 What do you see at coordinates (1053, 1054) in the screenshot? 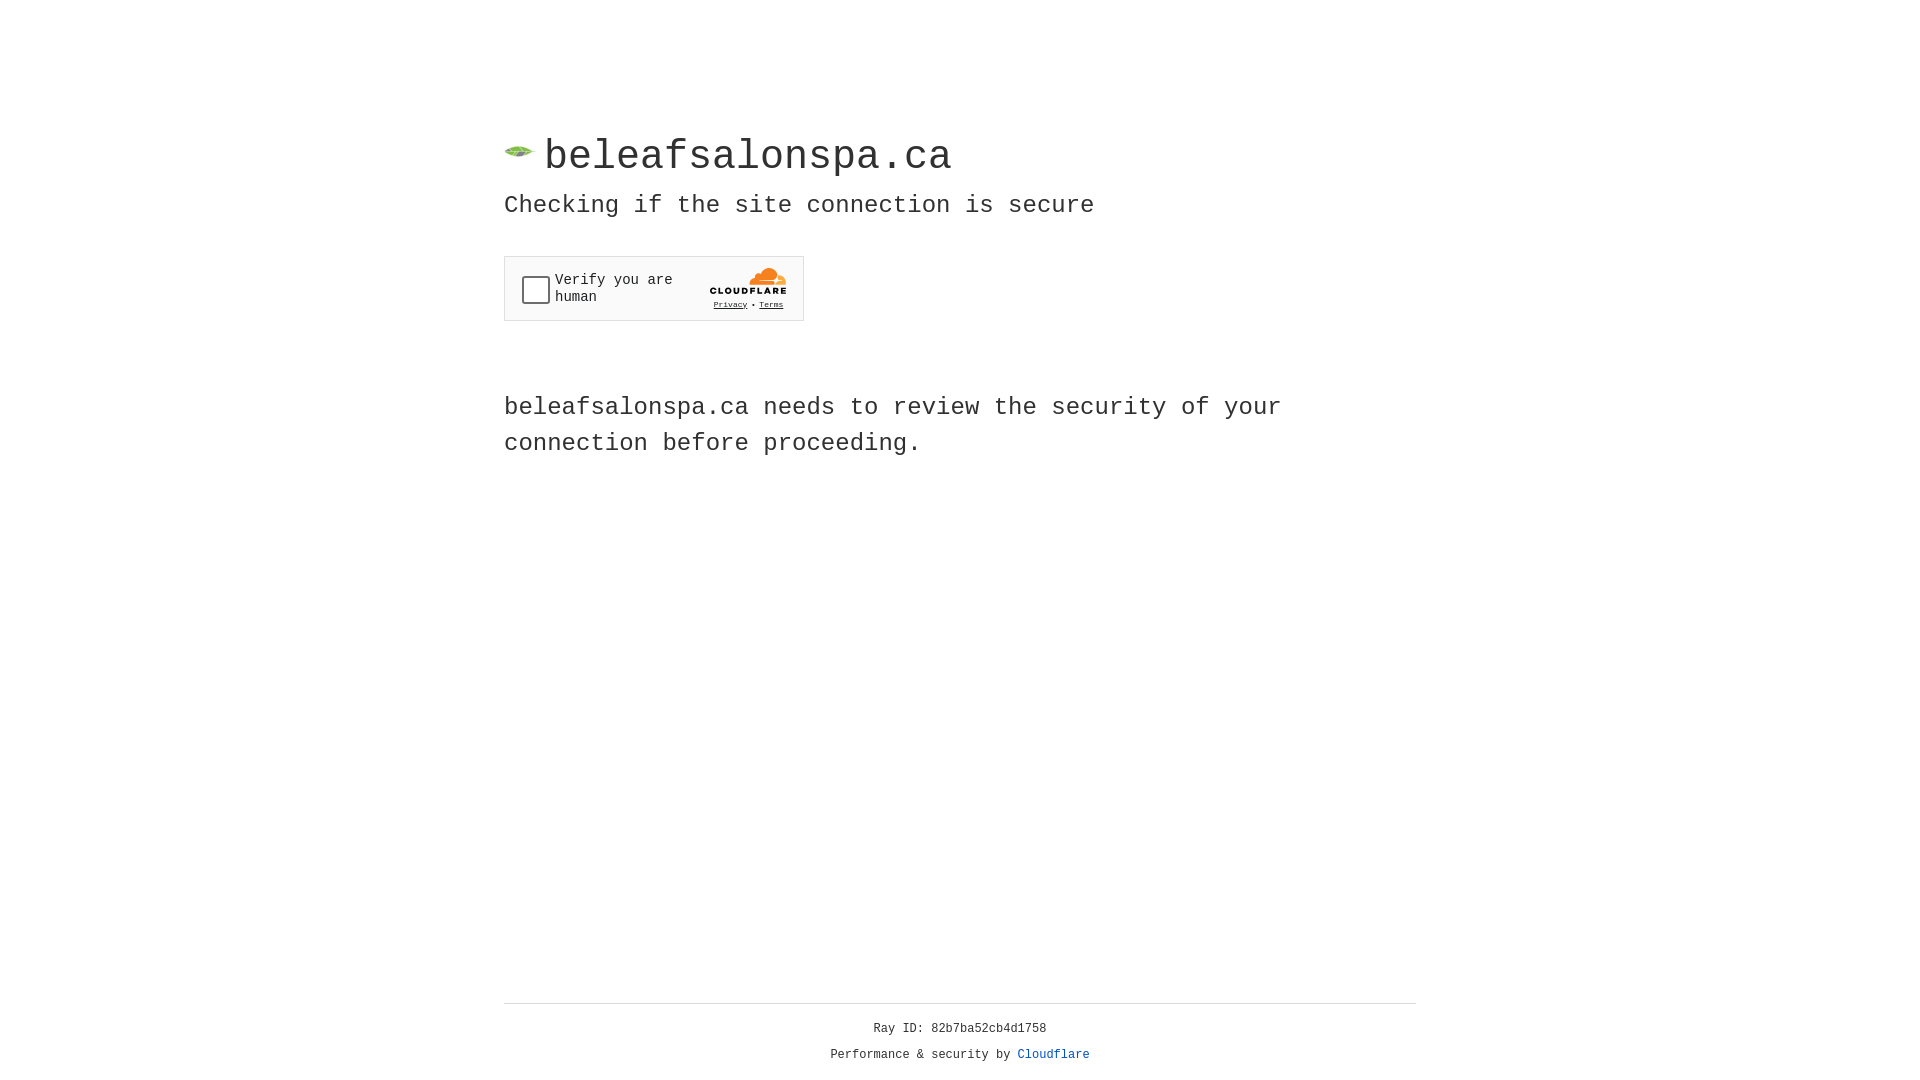
I see `'Cloudflare'` at bounding box center [1053, 1054].